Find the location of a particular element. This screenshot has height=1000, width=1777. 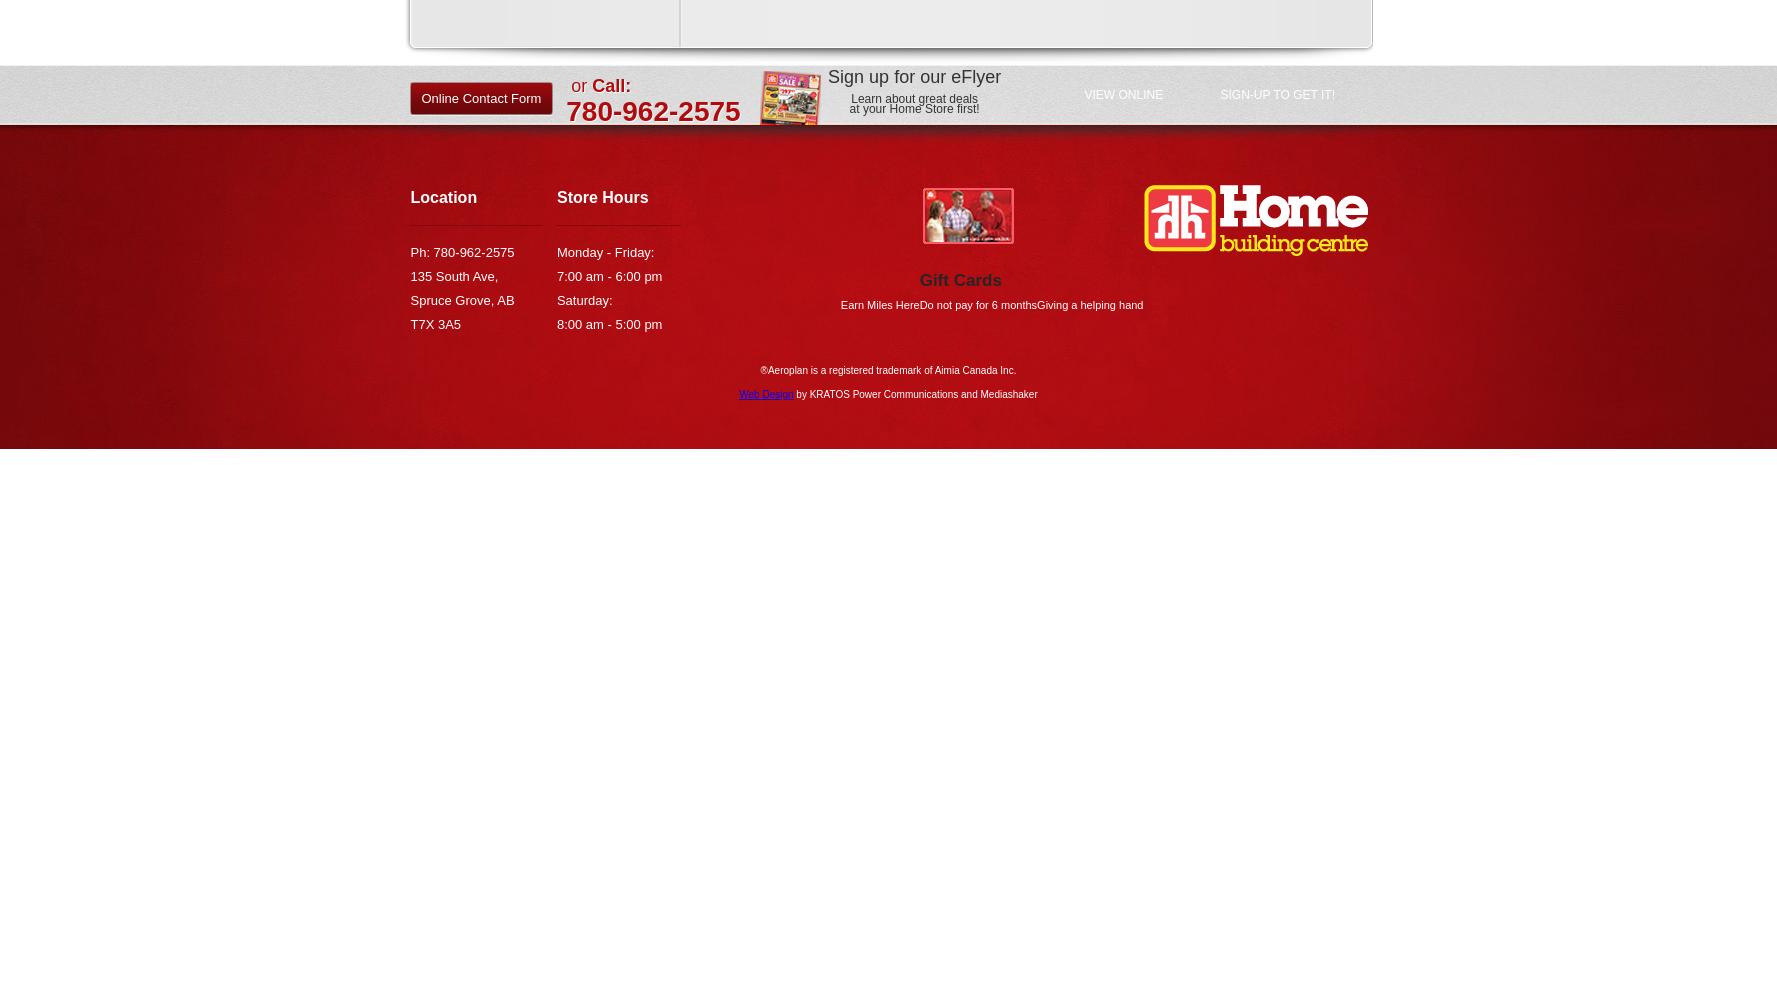

'780-962-2575' is located at coordinates (564, 110).